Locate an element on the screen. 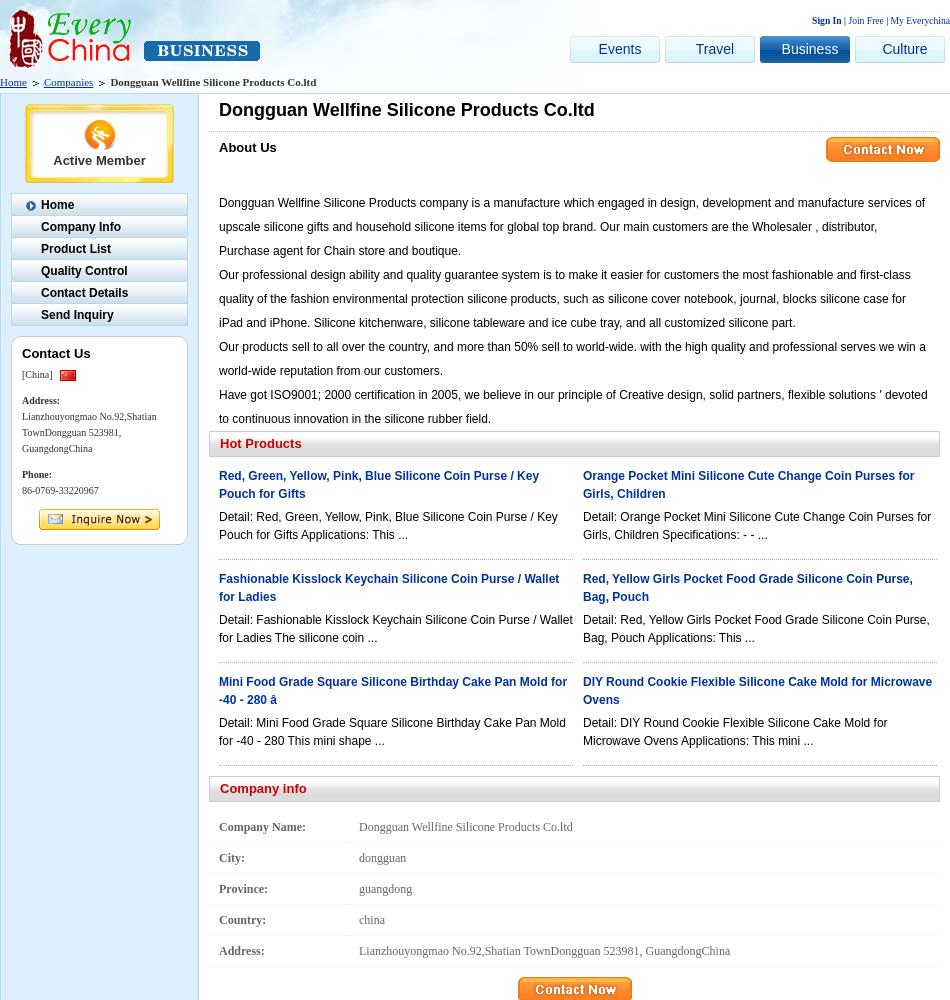 This screenshot has height=1000, width=950. 'dongguan' is located at coordinates (381, 857).